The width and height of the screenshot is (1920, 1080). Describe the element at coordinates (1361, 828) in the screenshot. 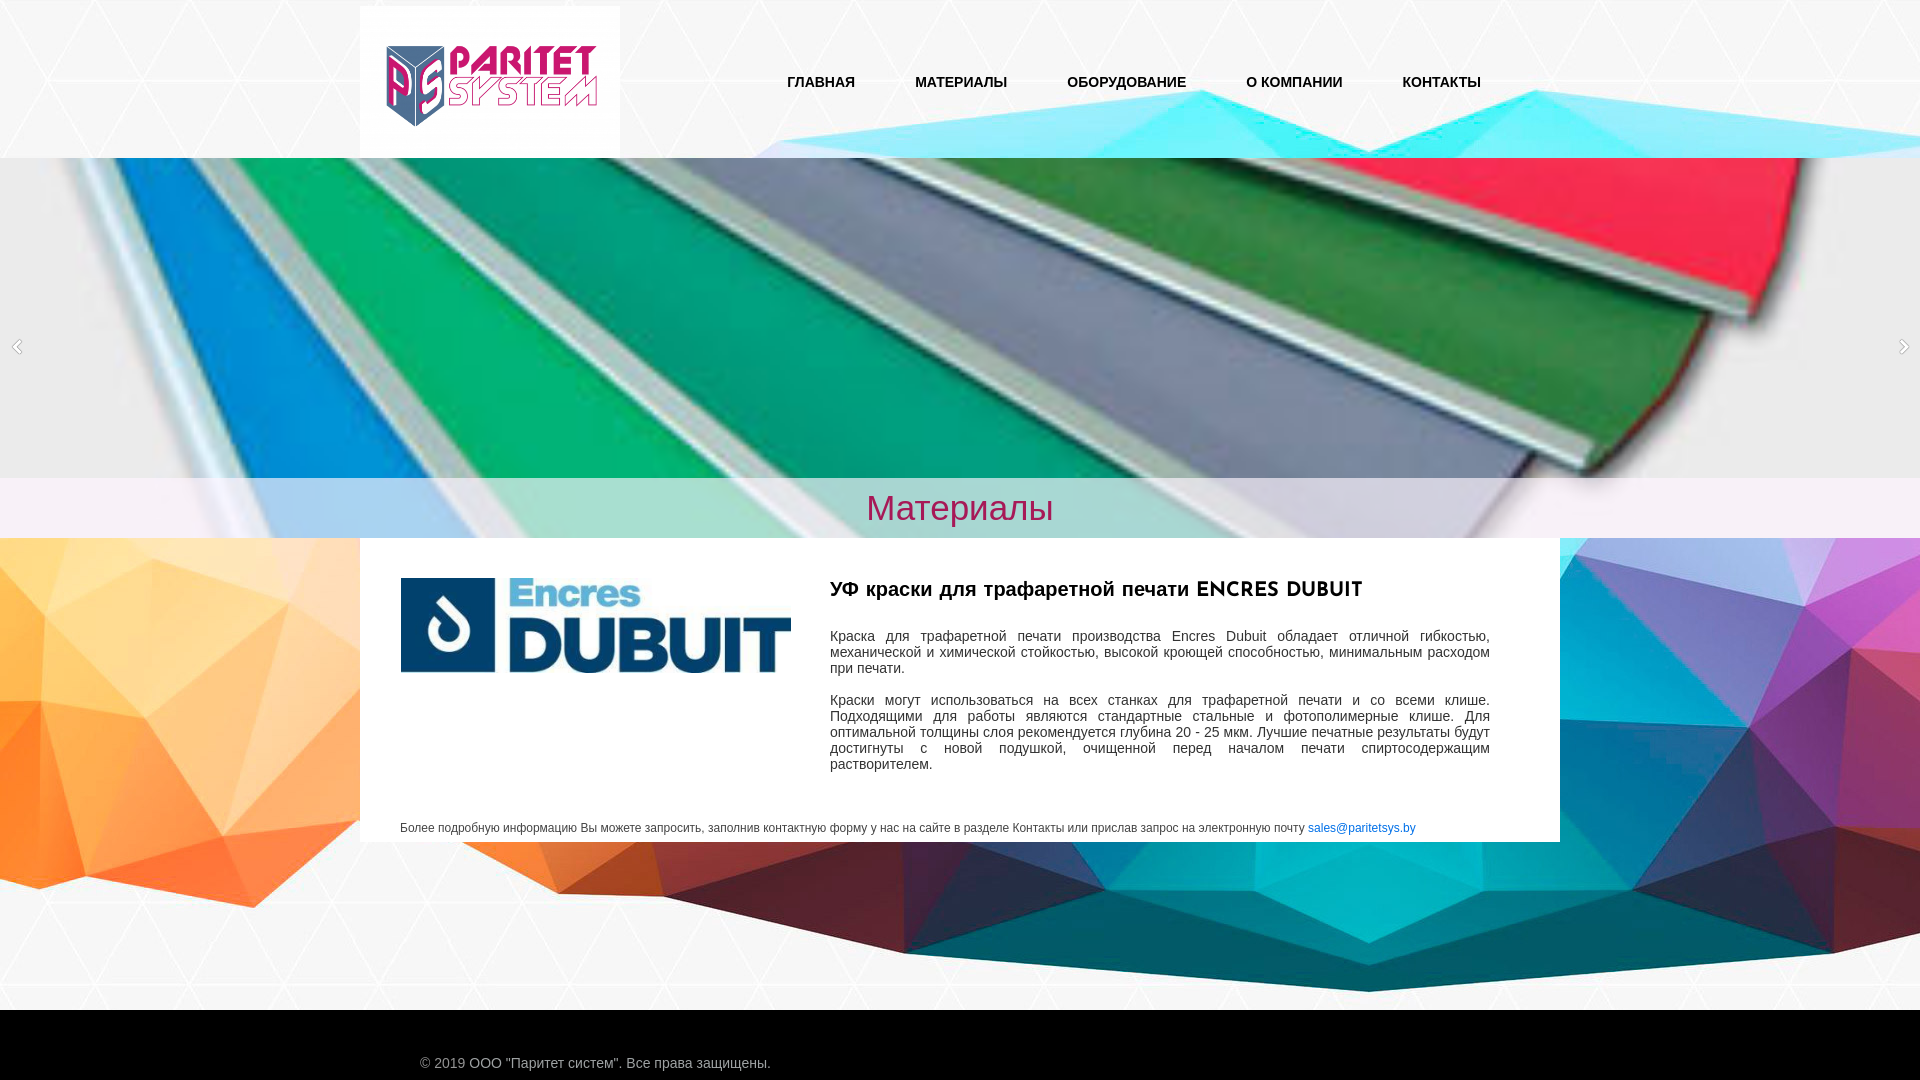

I see `'sales@paritetsys.by'` at that location.